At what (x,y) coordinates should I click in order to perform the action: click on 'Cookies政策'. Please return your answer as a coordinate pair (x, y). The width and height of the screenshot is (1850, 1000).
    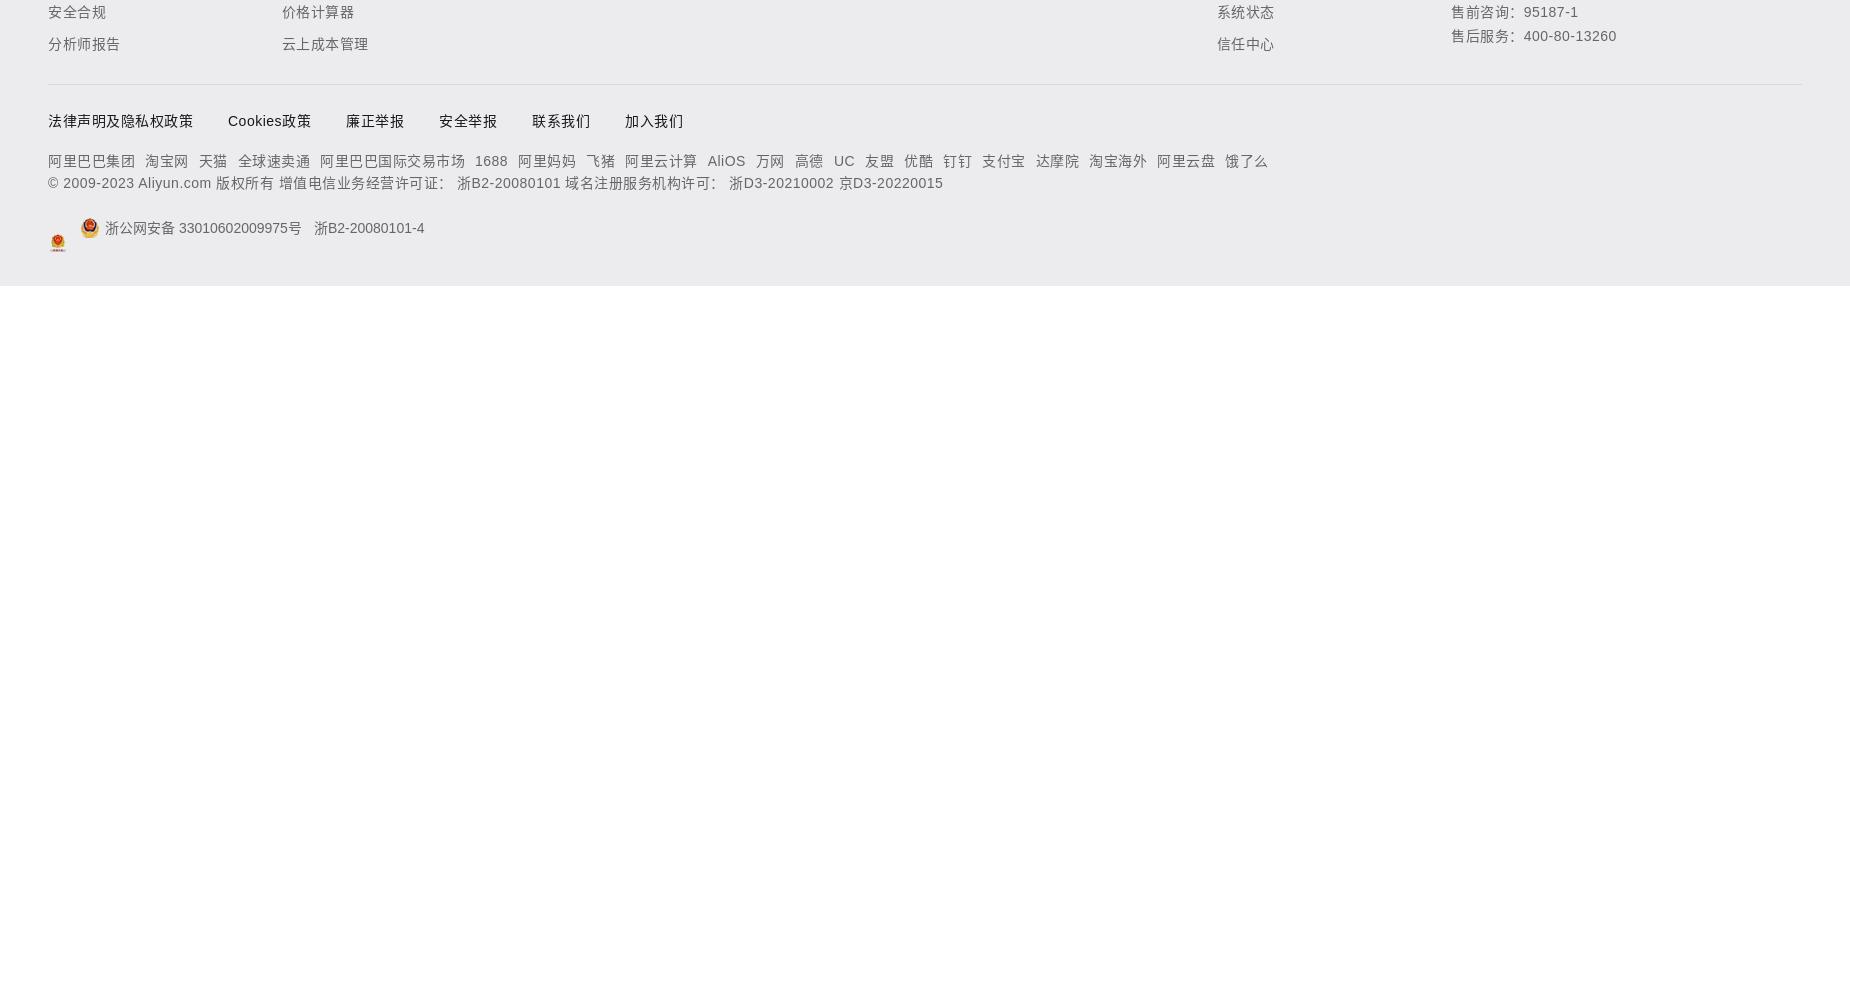
    Looking at the image, I should click on (268, 120).